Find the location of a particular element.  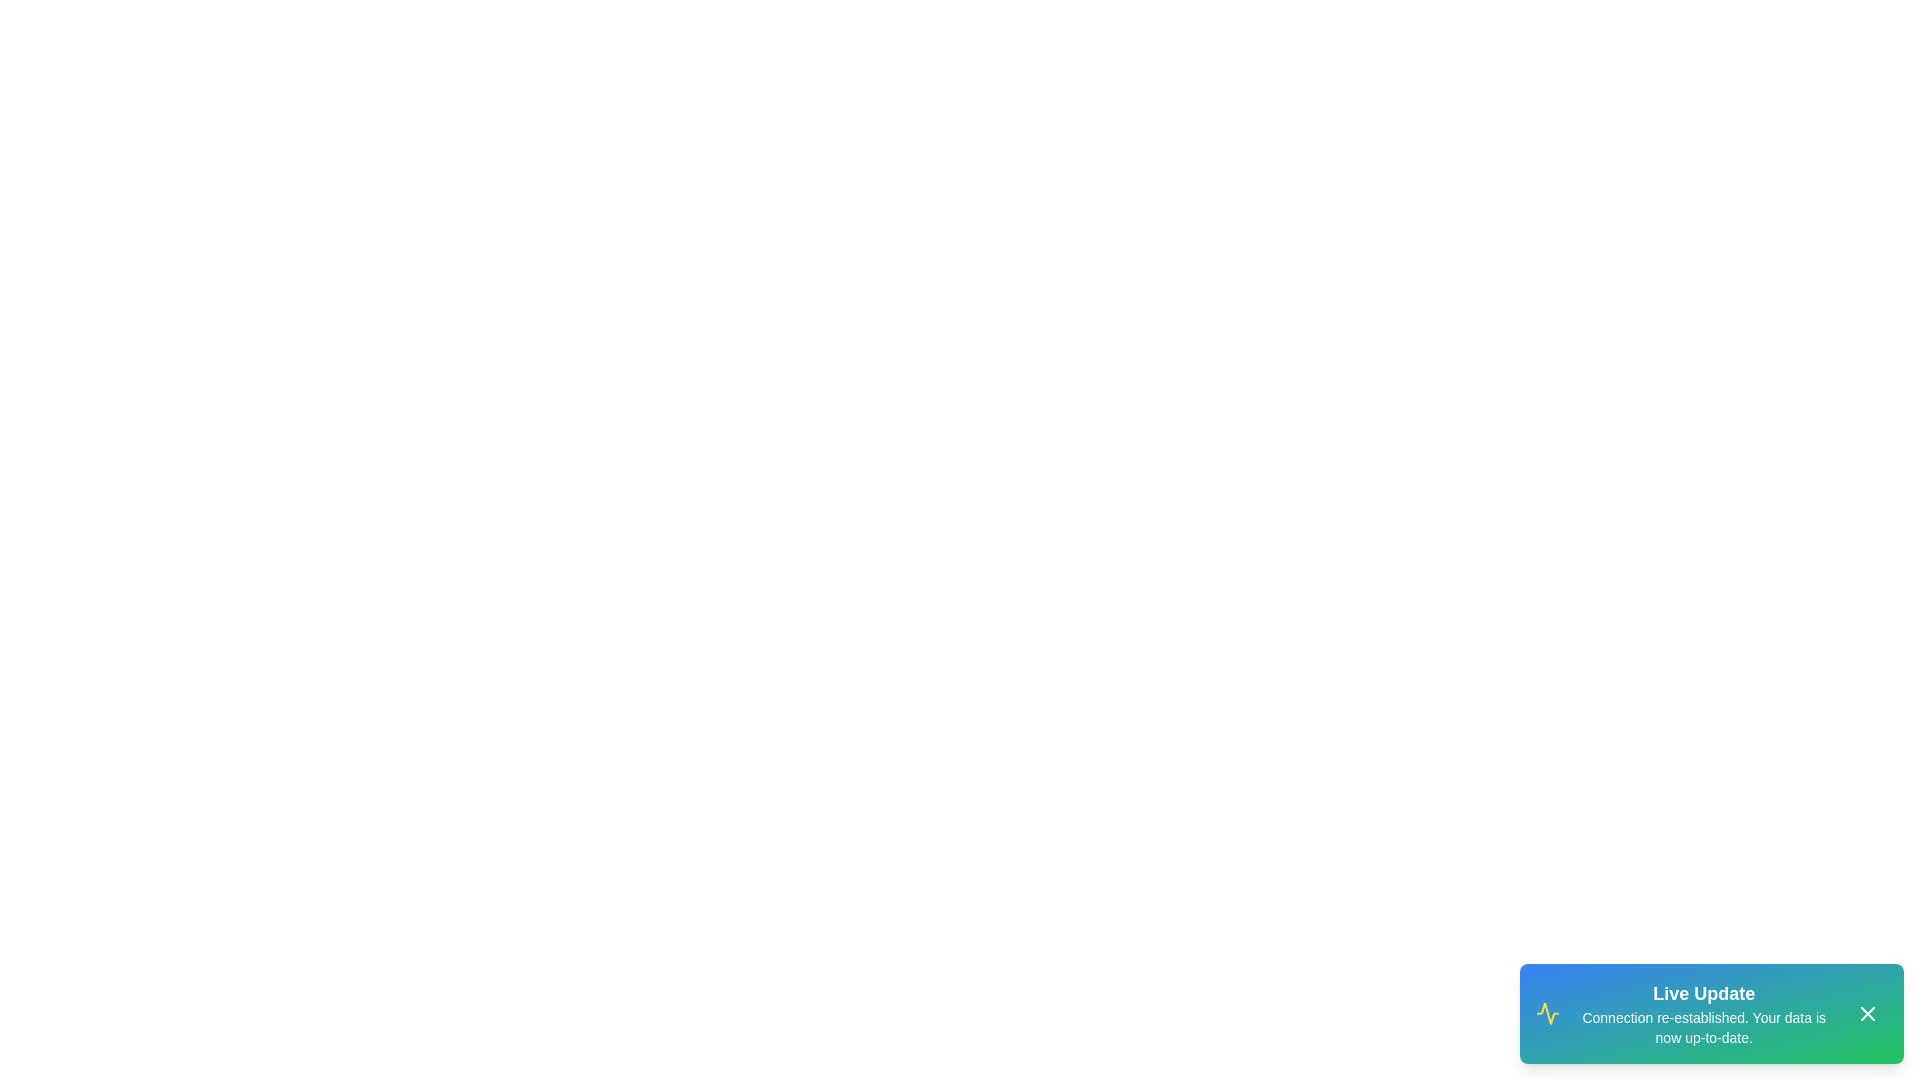

the snackbar's icon to inspect its visual state is located at coordinates (1547, 1014).